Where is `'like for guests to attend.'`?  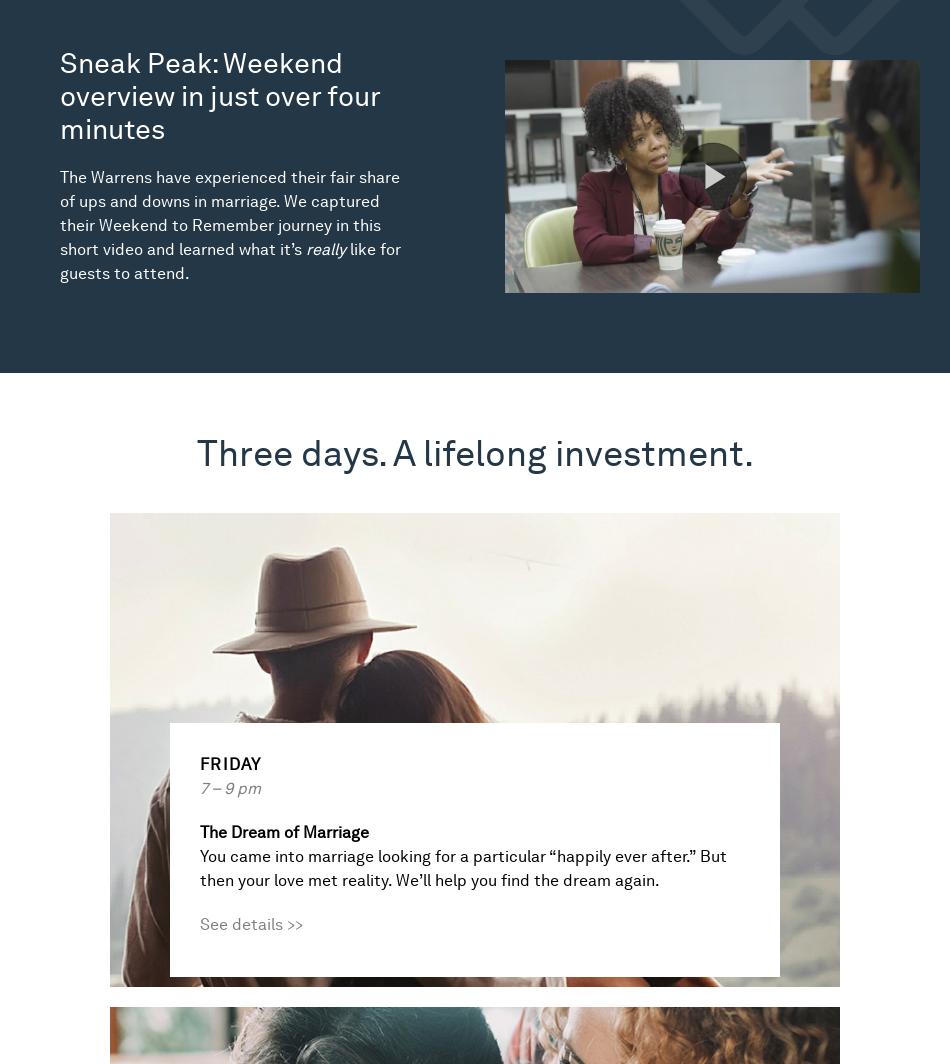 'like for guests to attend.' is located at coordinates (230, 261).